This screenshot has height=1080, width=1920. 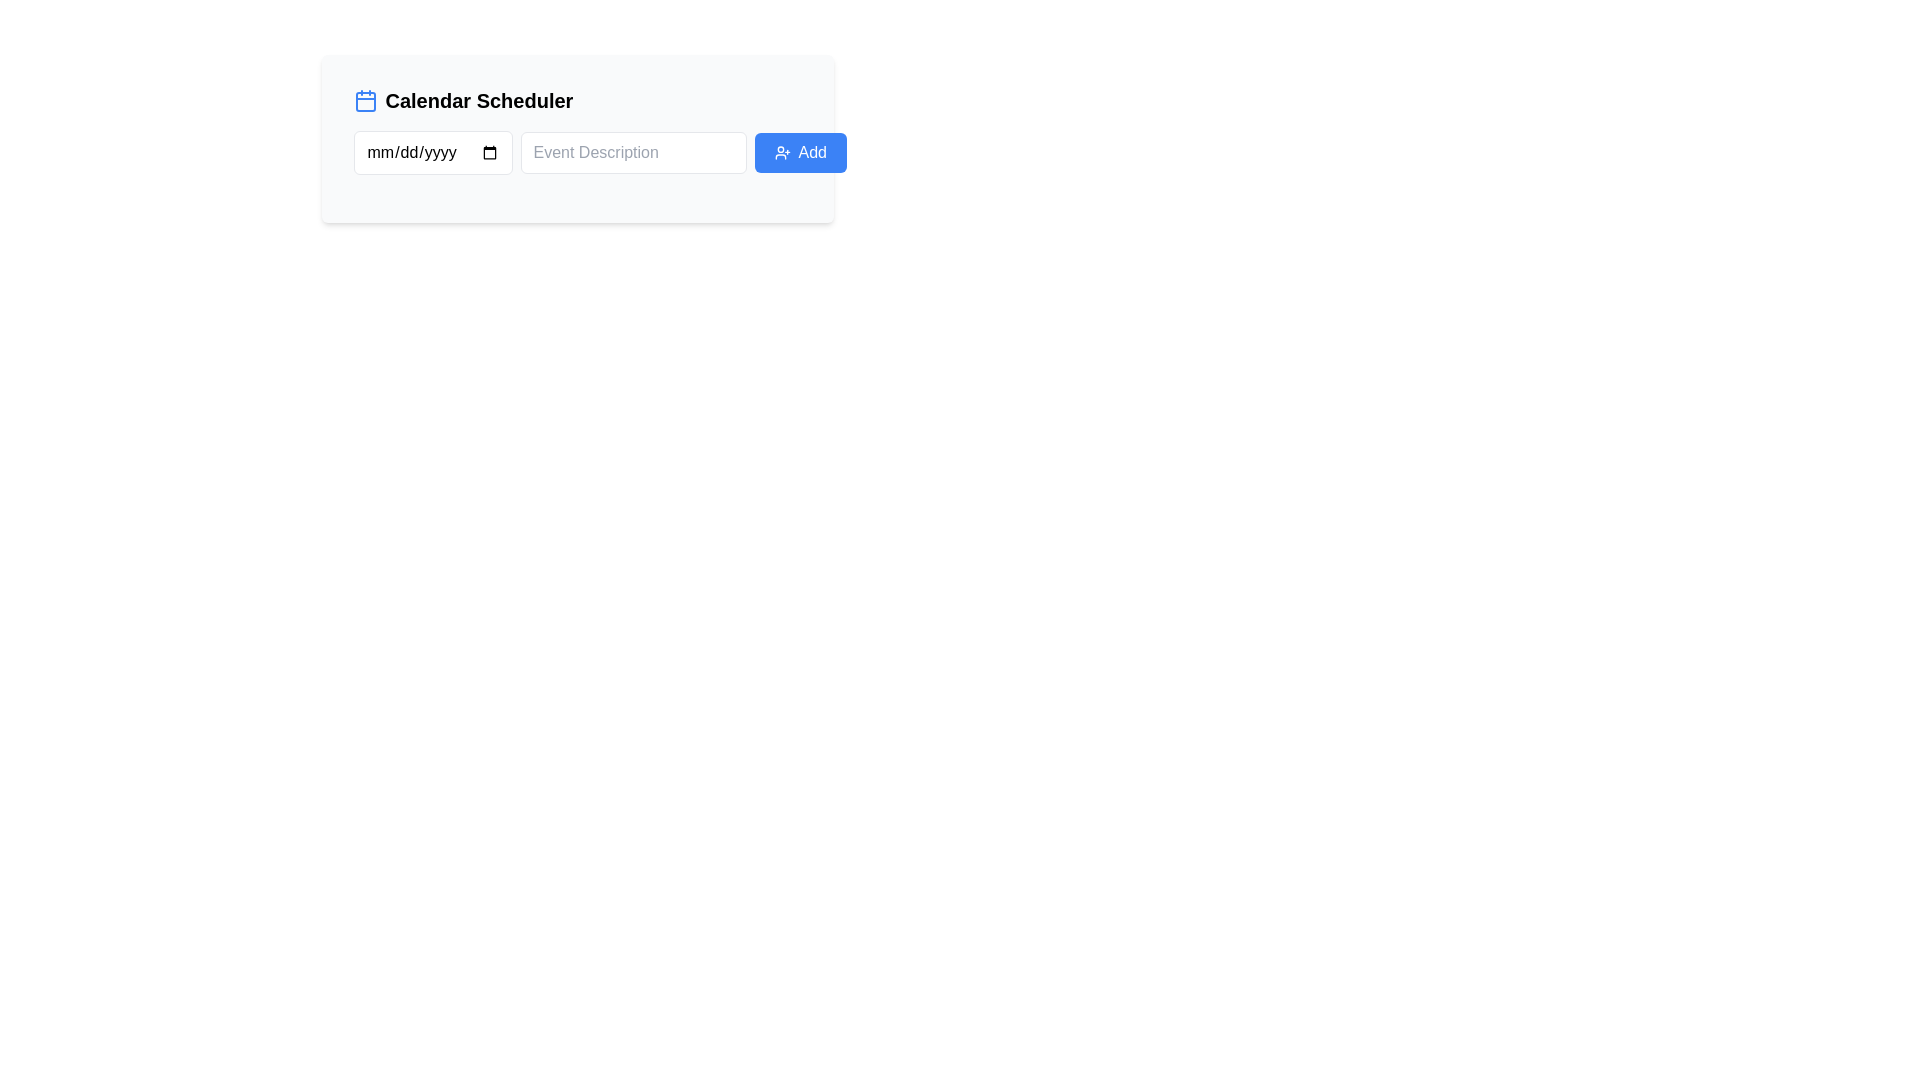 What do you see at coordinates (632, 152) in the screenshot?
I see `the text input field labeled 'Event Description'` at bounding box center [632, 152].